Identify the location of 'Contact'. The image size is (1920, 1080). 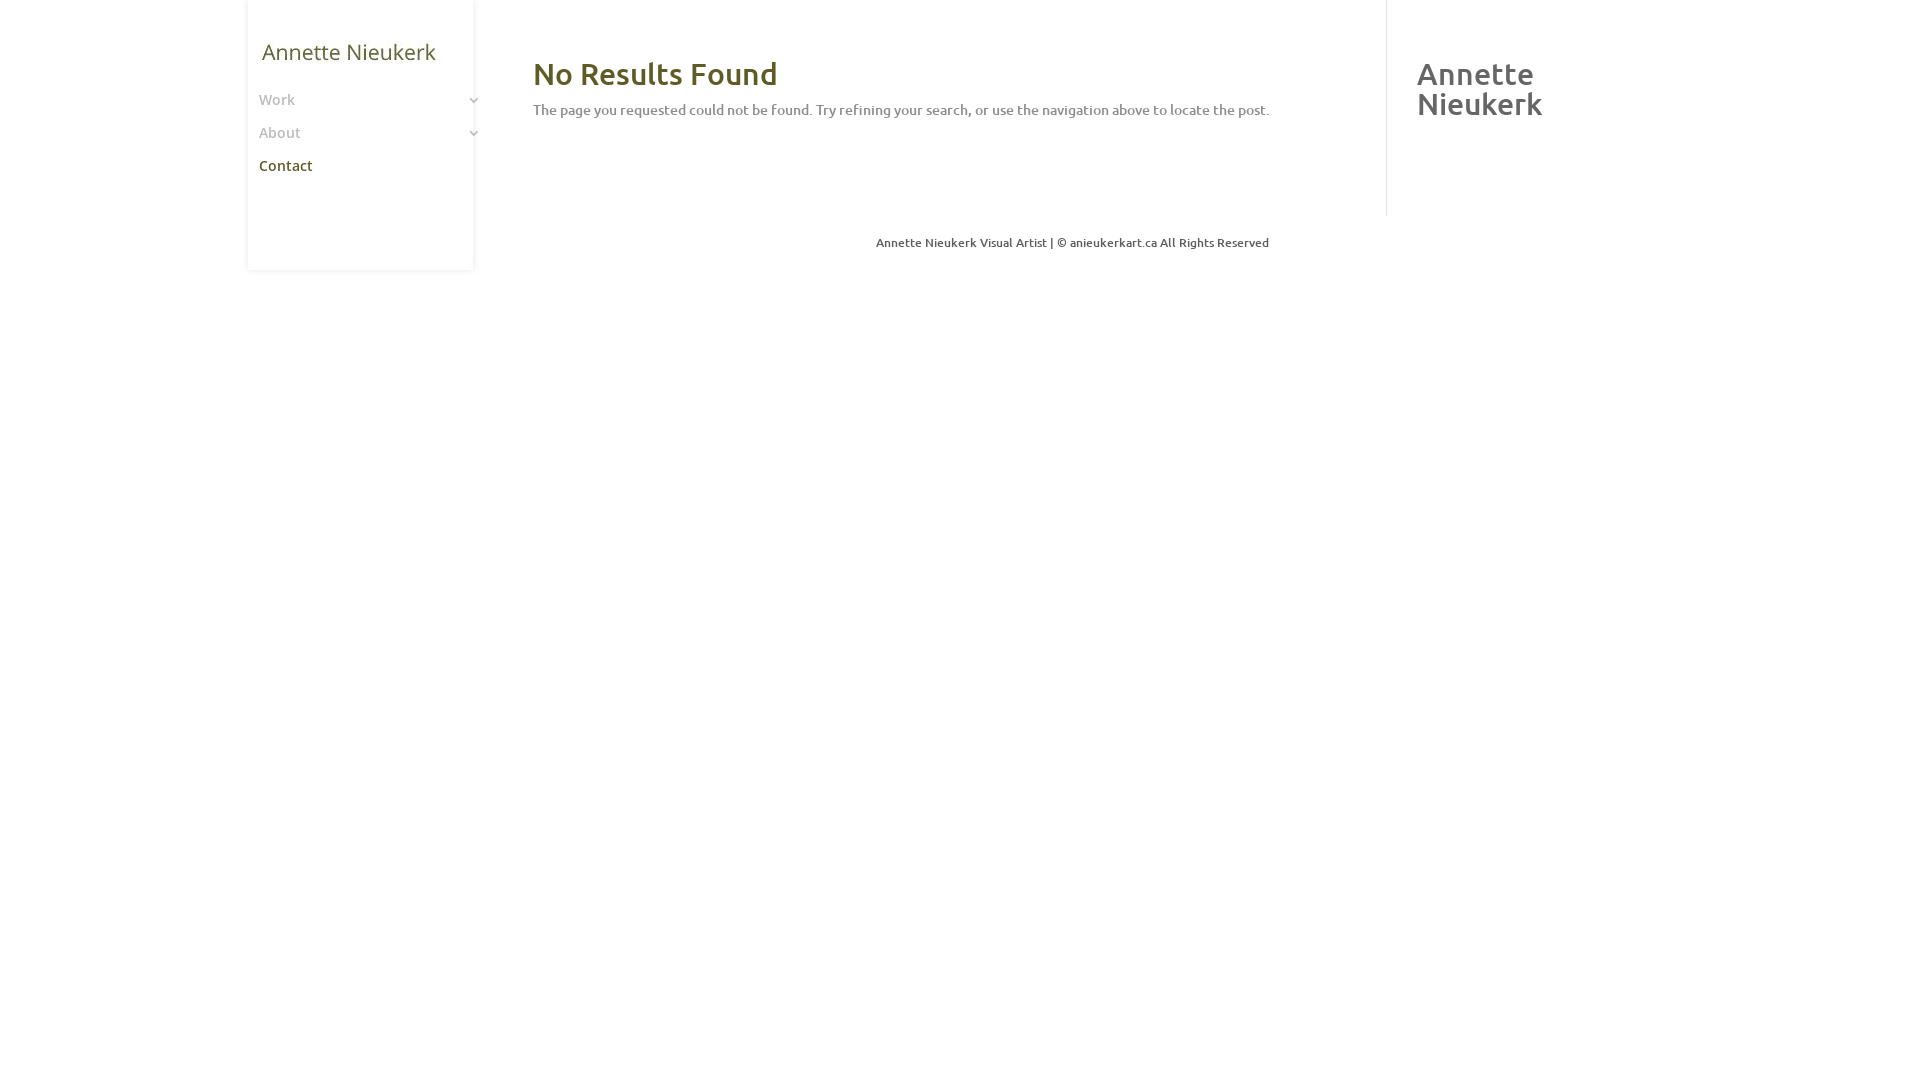
(380, 174).